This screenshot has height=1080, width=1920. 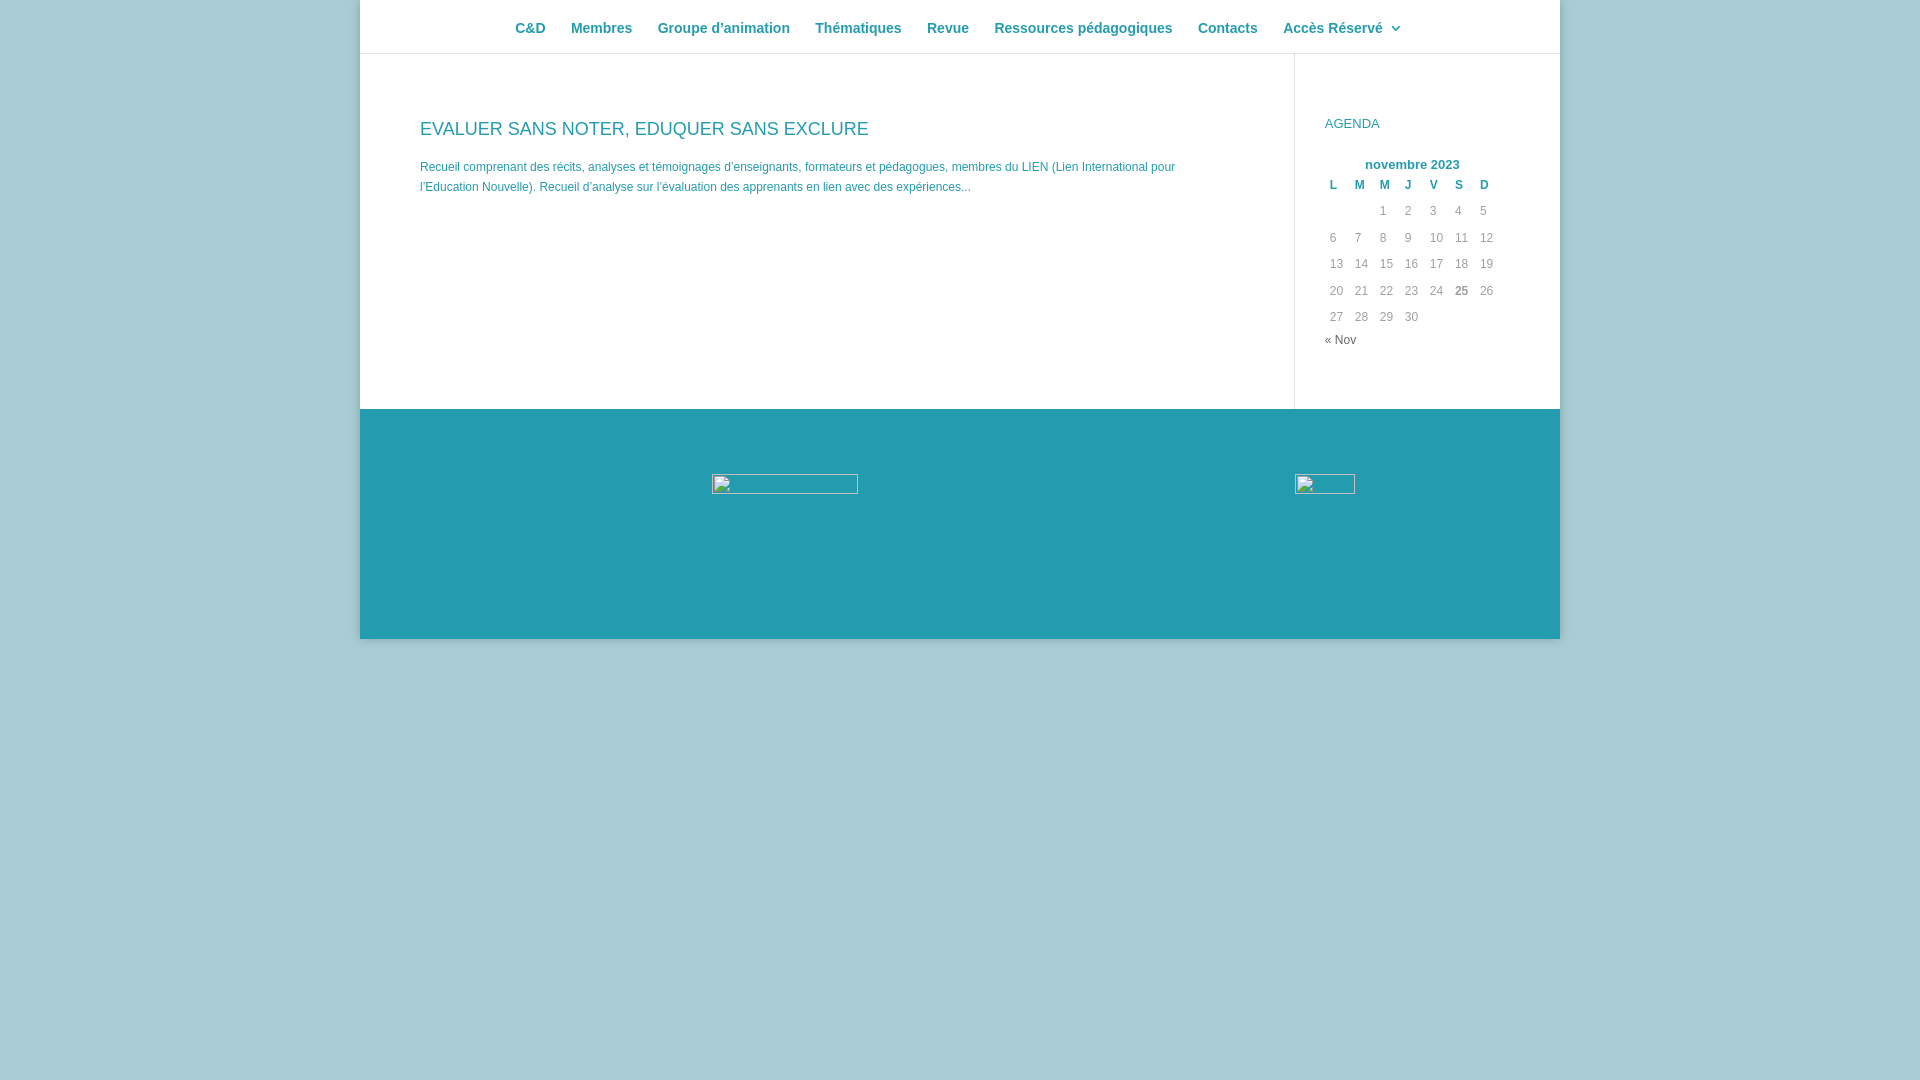 I want to click on 'Contacts', so click(x=1227, y=37).